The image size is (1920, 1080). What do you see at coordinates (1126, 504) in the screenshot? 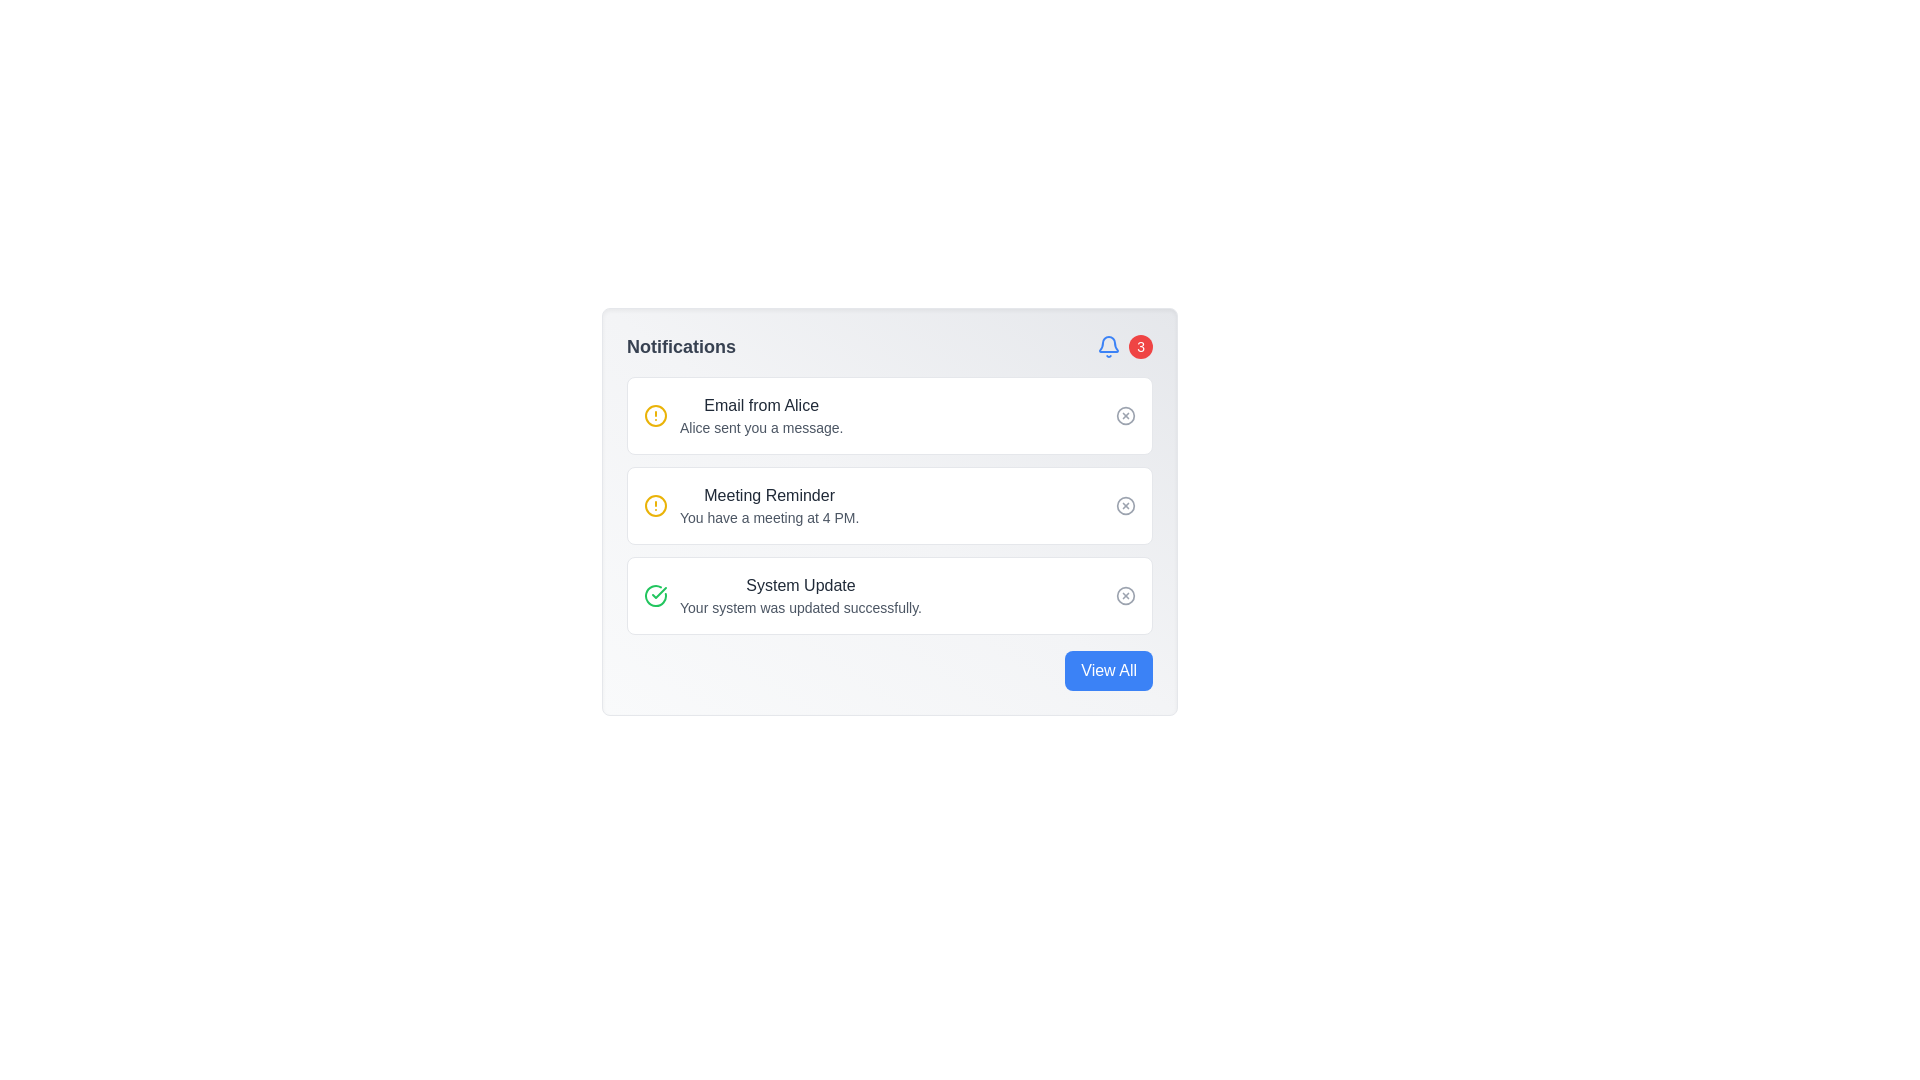
I see `the circular graphical icon element located at the rightmost side of the 'Meeting Reminder' notification box` at bounding box center [1126, 504].